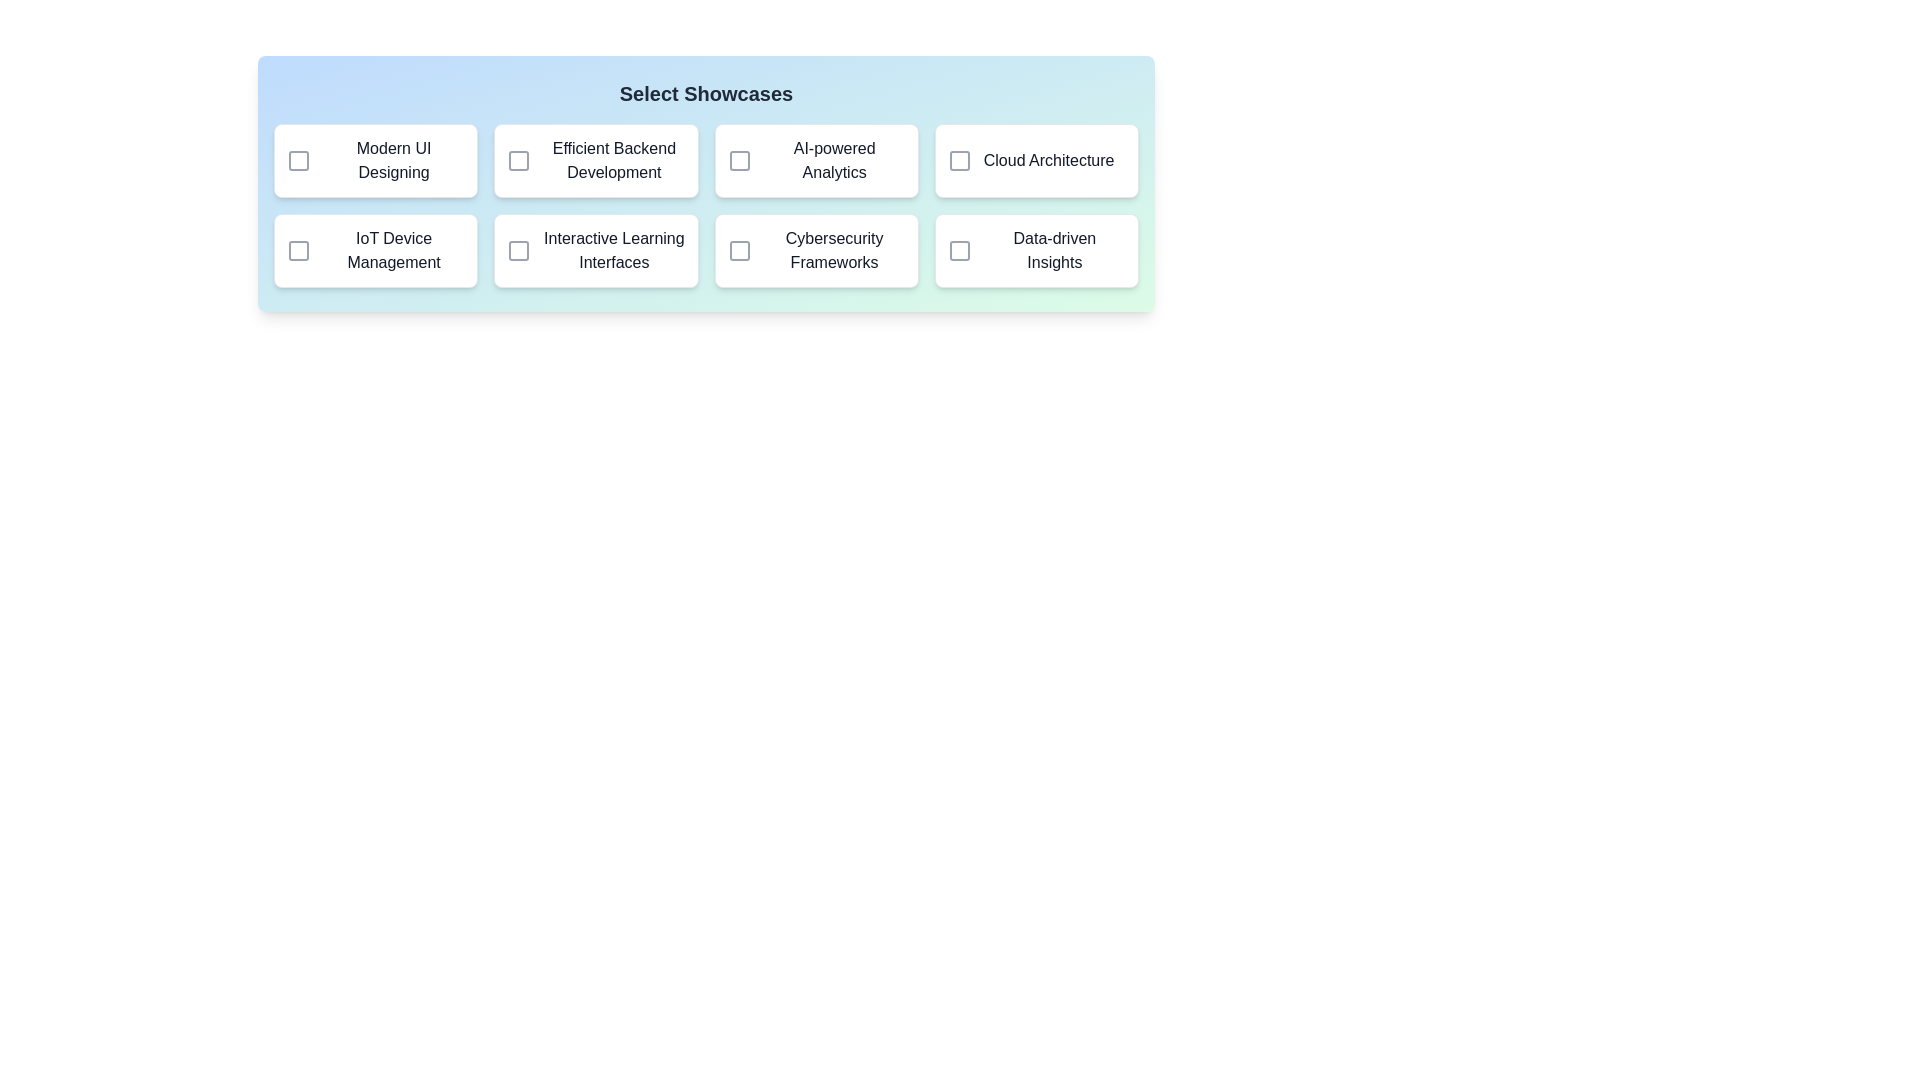 The height and width of the screenshot is (1080, 1920). What do you see at coordinates (816, 160) in the screenshot?
I see `the showcase item labeled 'AI-powered Analytics' to observe the hover effect` at bounding box center [816, 160].